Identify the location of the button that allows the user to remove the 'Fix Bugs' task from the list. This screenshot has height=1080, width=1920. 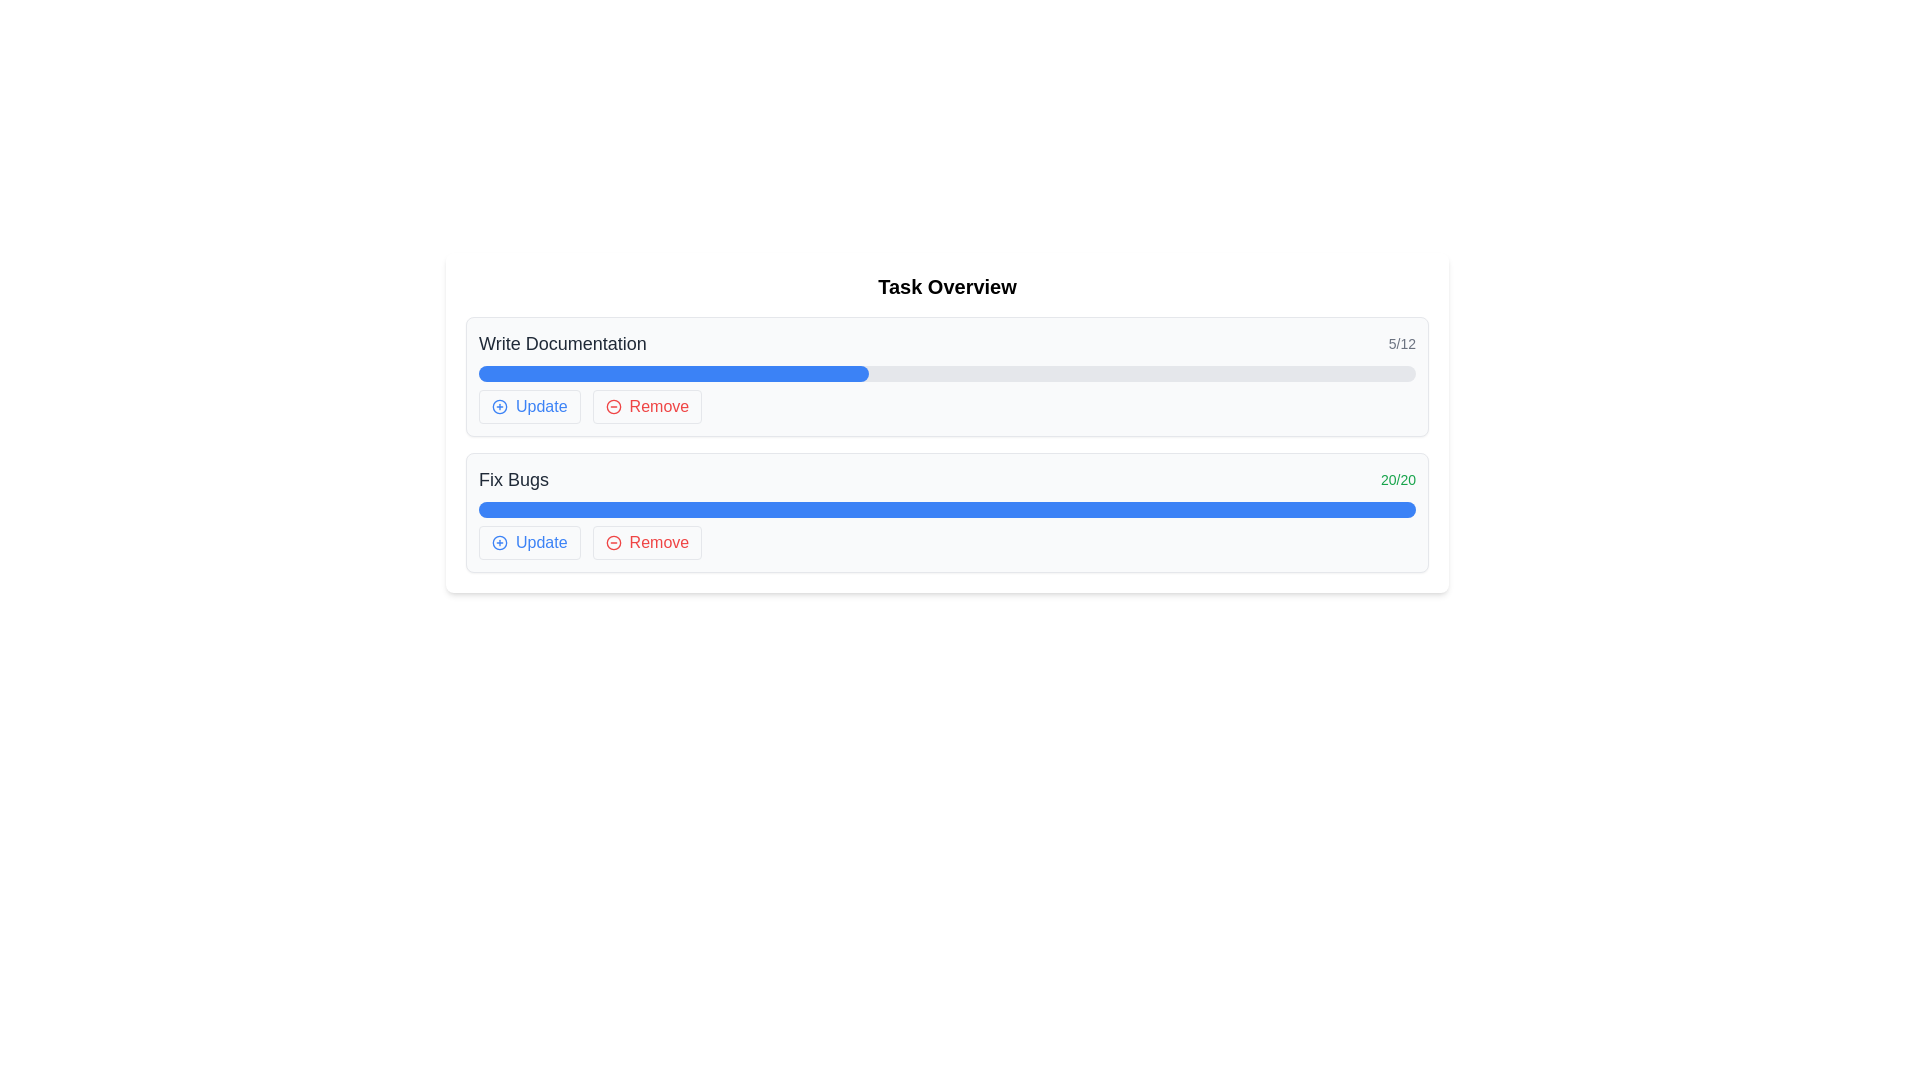
(647, 543).